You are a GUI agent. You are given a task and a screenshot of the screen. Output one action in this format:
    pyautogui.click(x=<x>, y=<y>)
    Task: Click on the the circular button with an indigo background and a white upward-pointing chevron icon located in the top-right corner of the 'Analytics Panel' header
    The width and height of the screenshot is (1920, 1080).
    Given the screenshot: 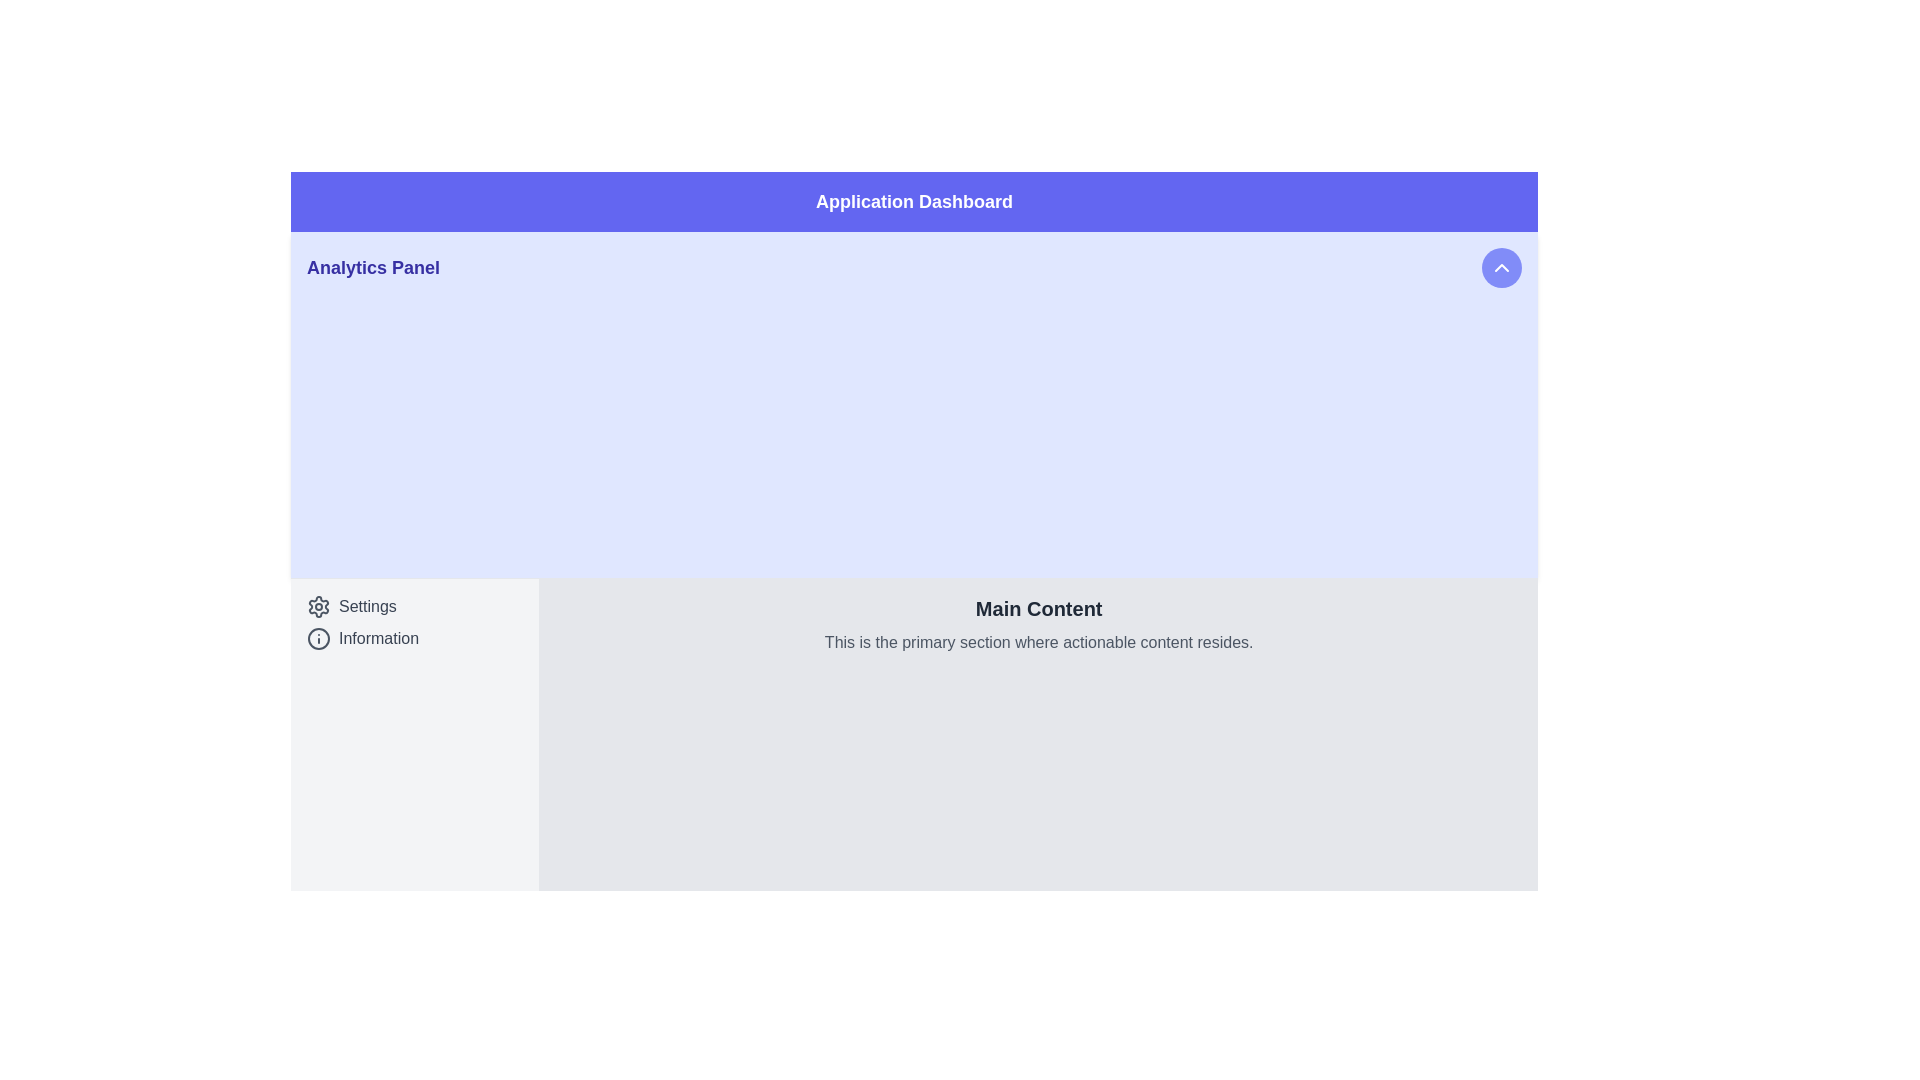 What is the action you would take?
    pyautogui.click(x=1502, y=266)
    